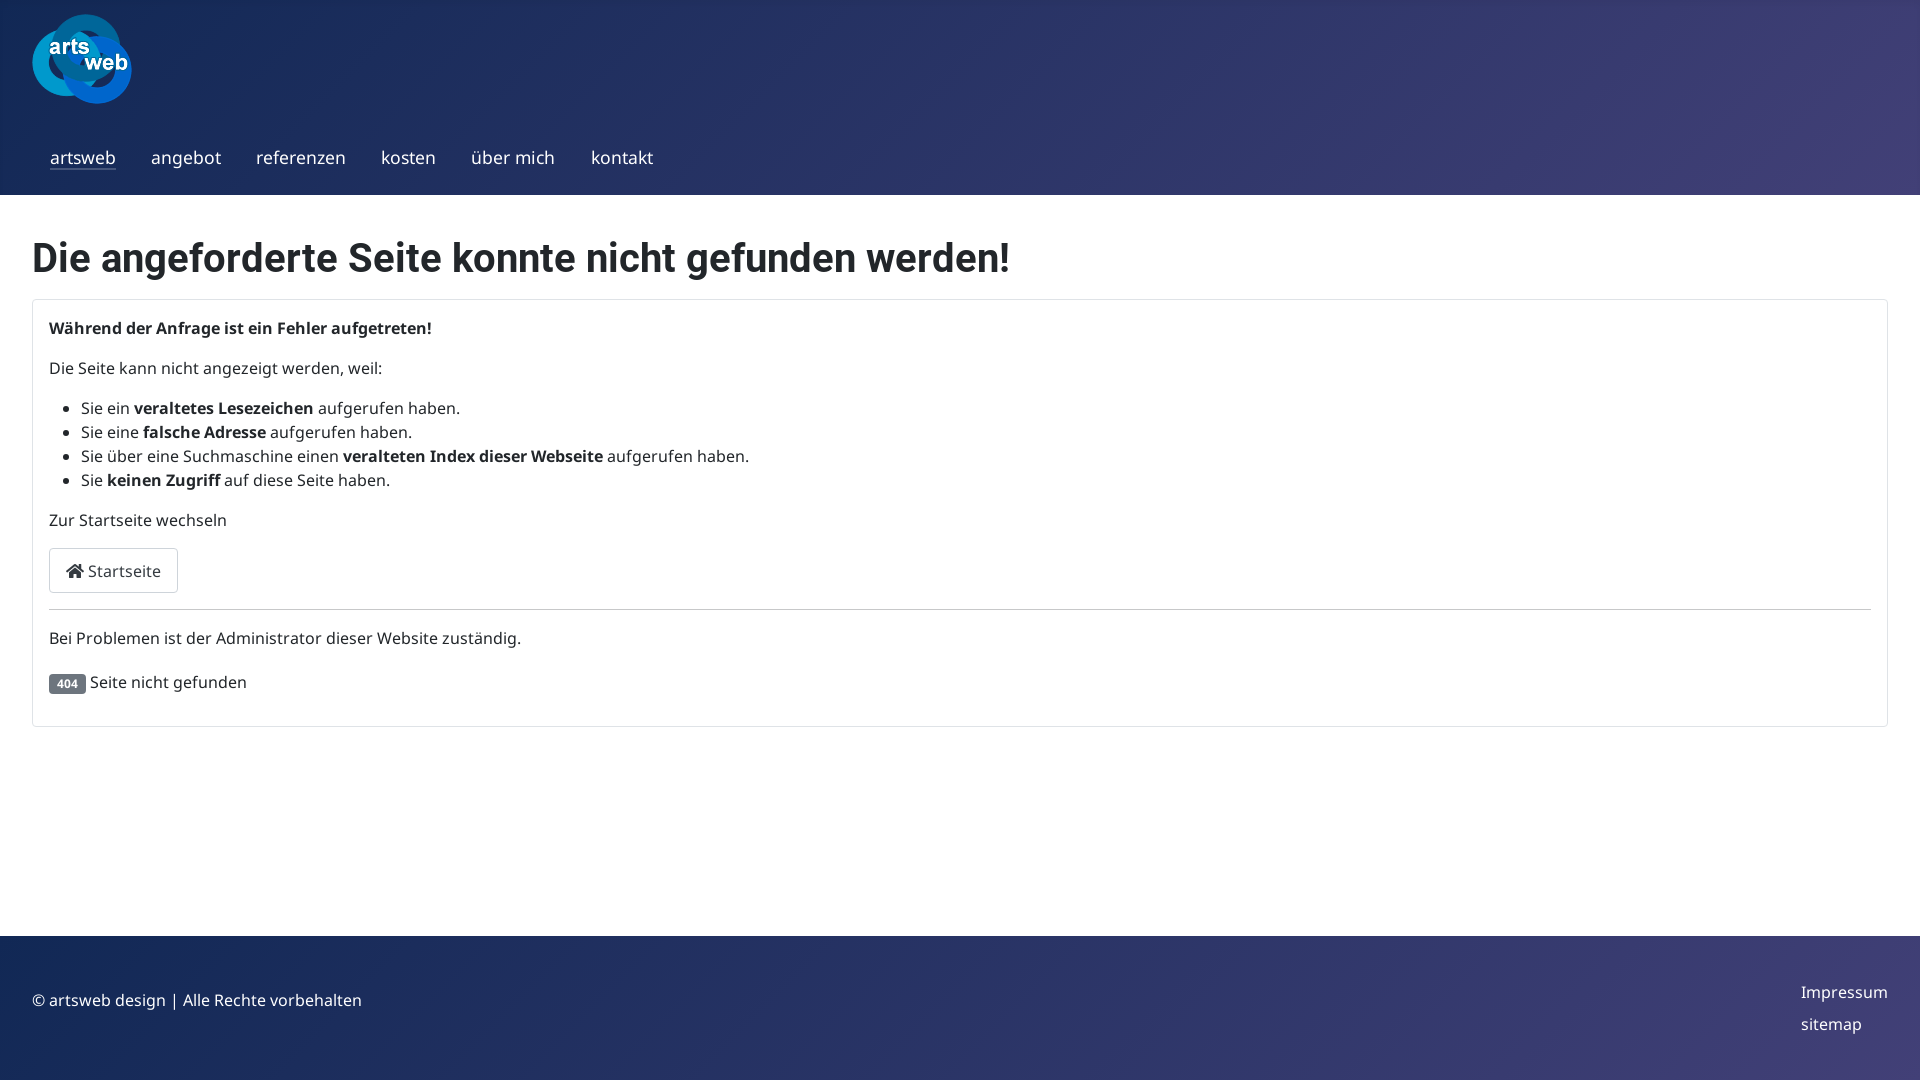 The height and width of the screenshot is (1080, 1920). What do you see at coordinates (1800, 1023) in the screenshot?
I see `'sitemap'` at bounding box center [1800, 1023].